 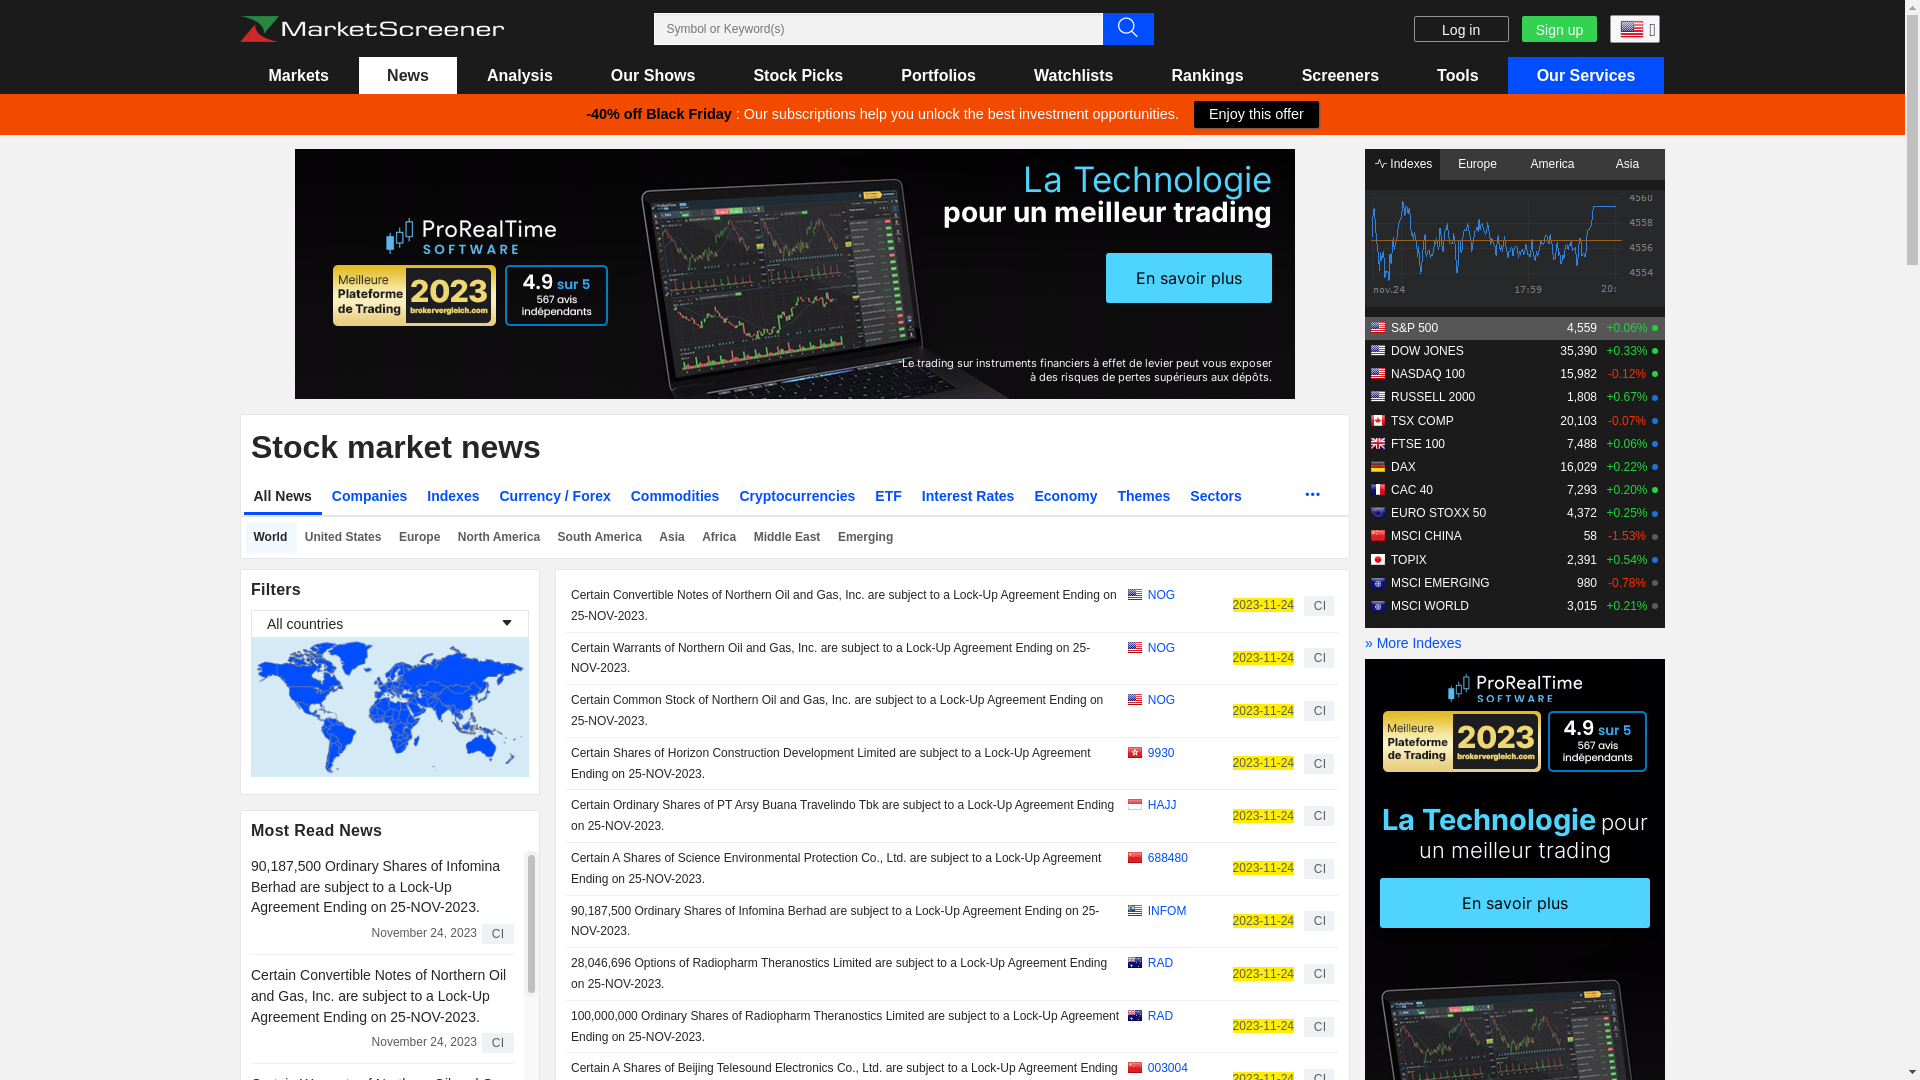 What do you see at coordinates (1073, 74) in the screenshot?
I see `'Watchlists'` at bounding box center [1073, 74].